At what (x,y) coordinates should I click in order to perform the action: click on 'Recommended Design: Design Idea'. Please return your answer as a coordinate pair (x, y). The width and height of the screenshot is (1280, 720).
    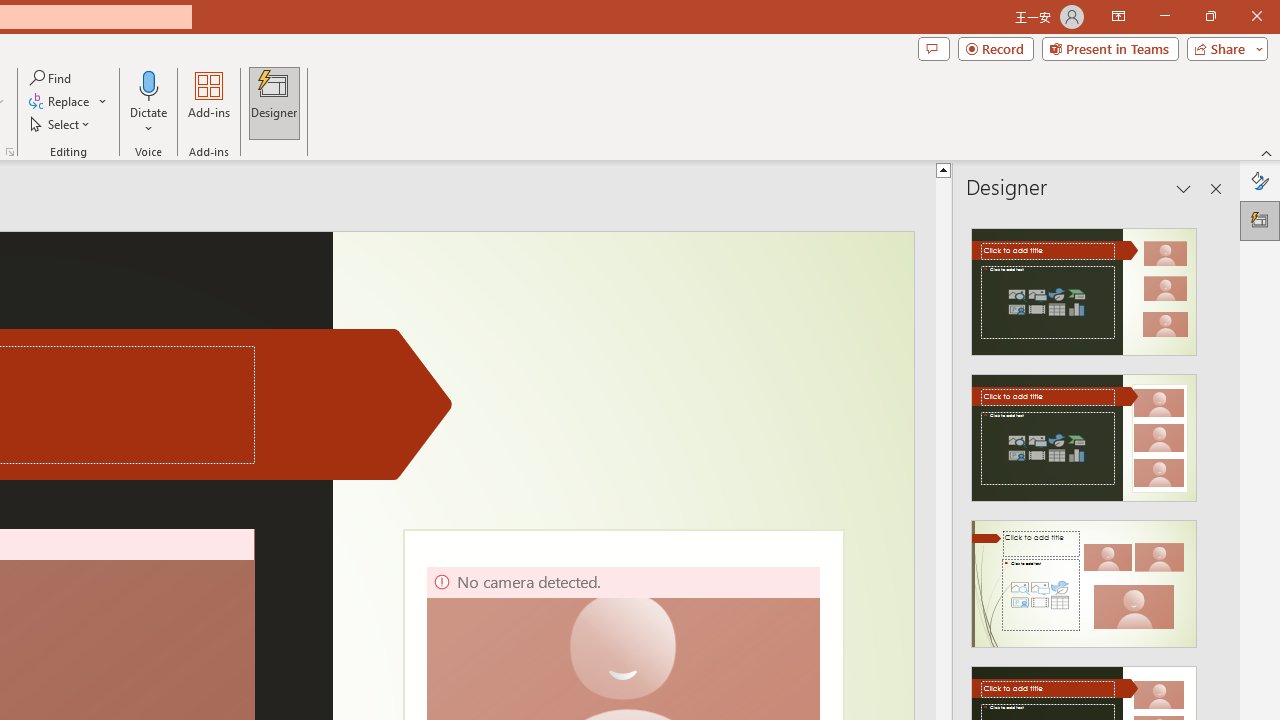
    Looking at the image, I should click on (1083, 286).